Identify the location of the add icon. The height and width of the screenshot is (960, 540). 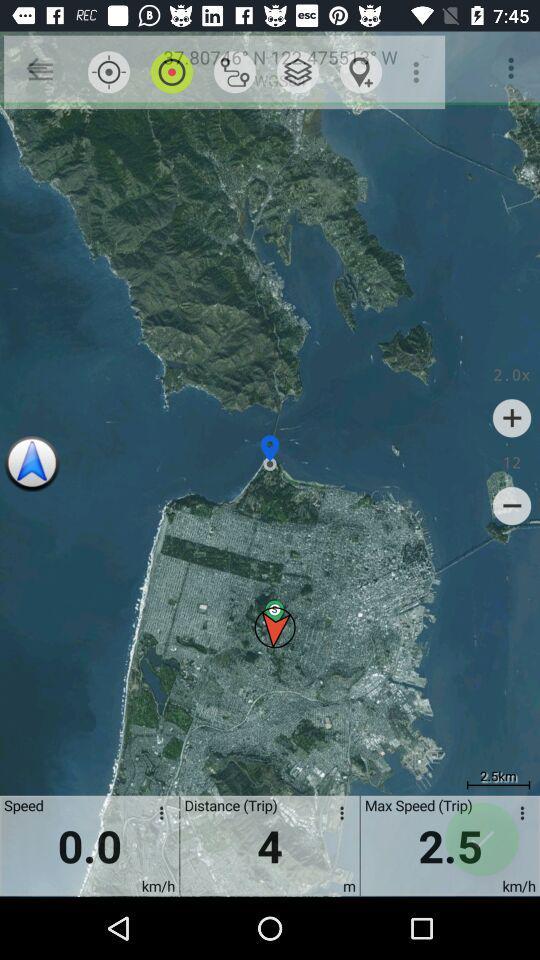
(512, 417).